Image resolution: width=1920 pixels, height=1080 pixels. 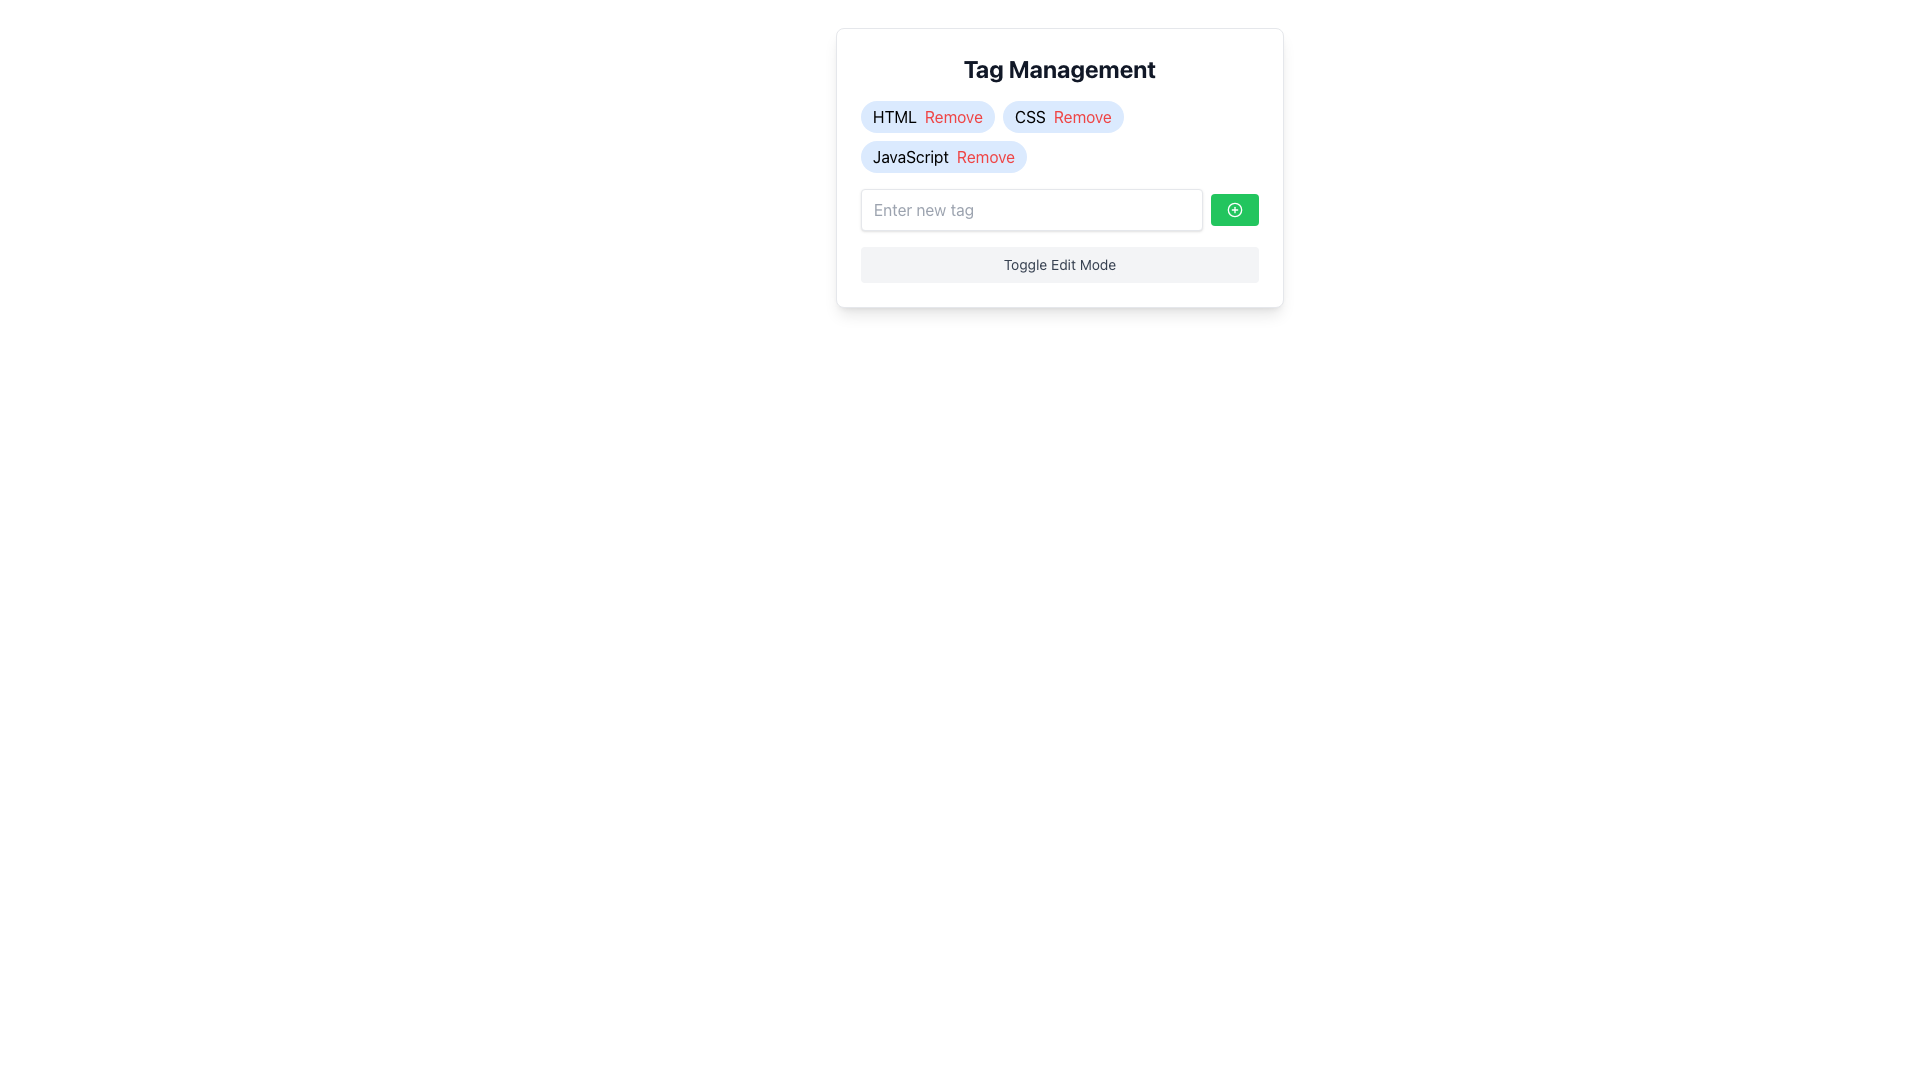 I want to click on the button that removes the 'CSS' tag from the list, so click(x=1081, y=116).